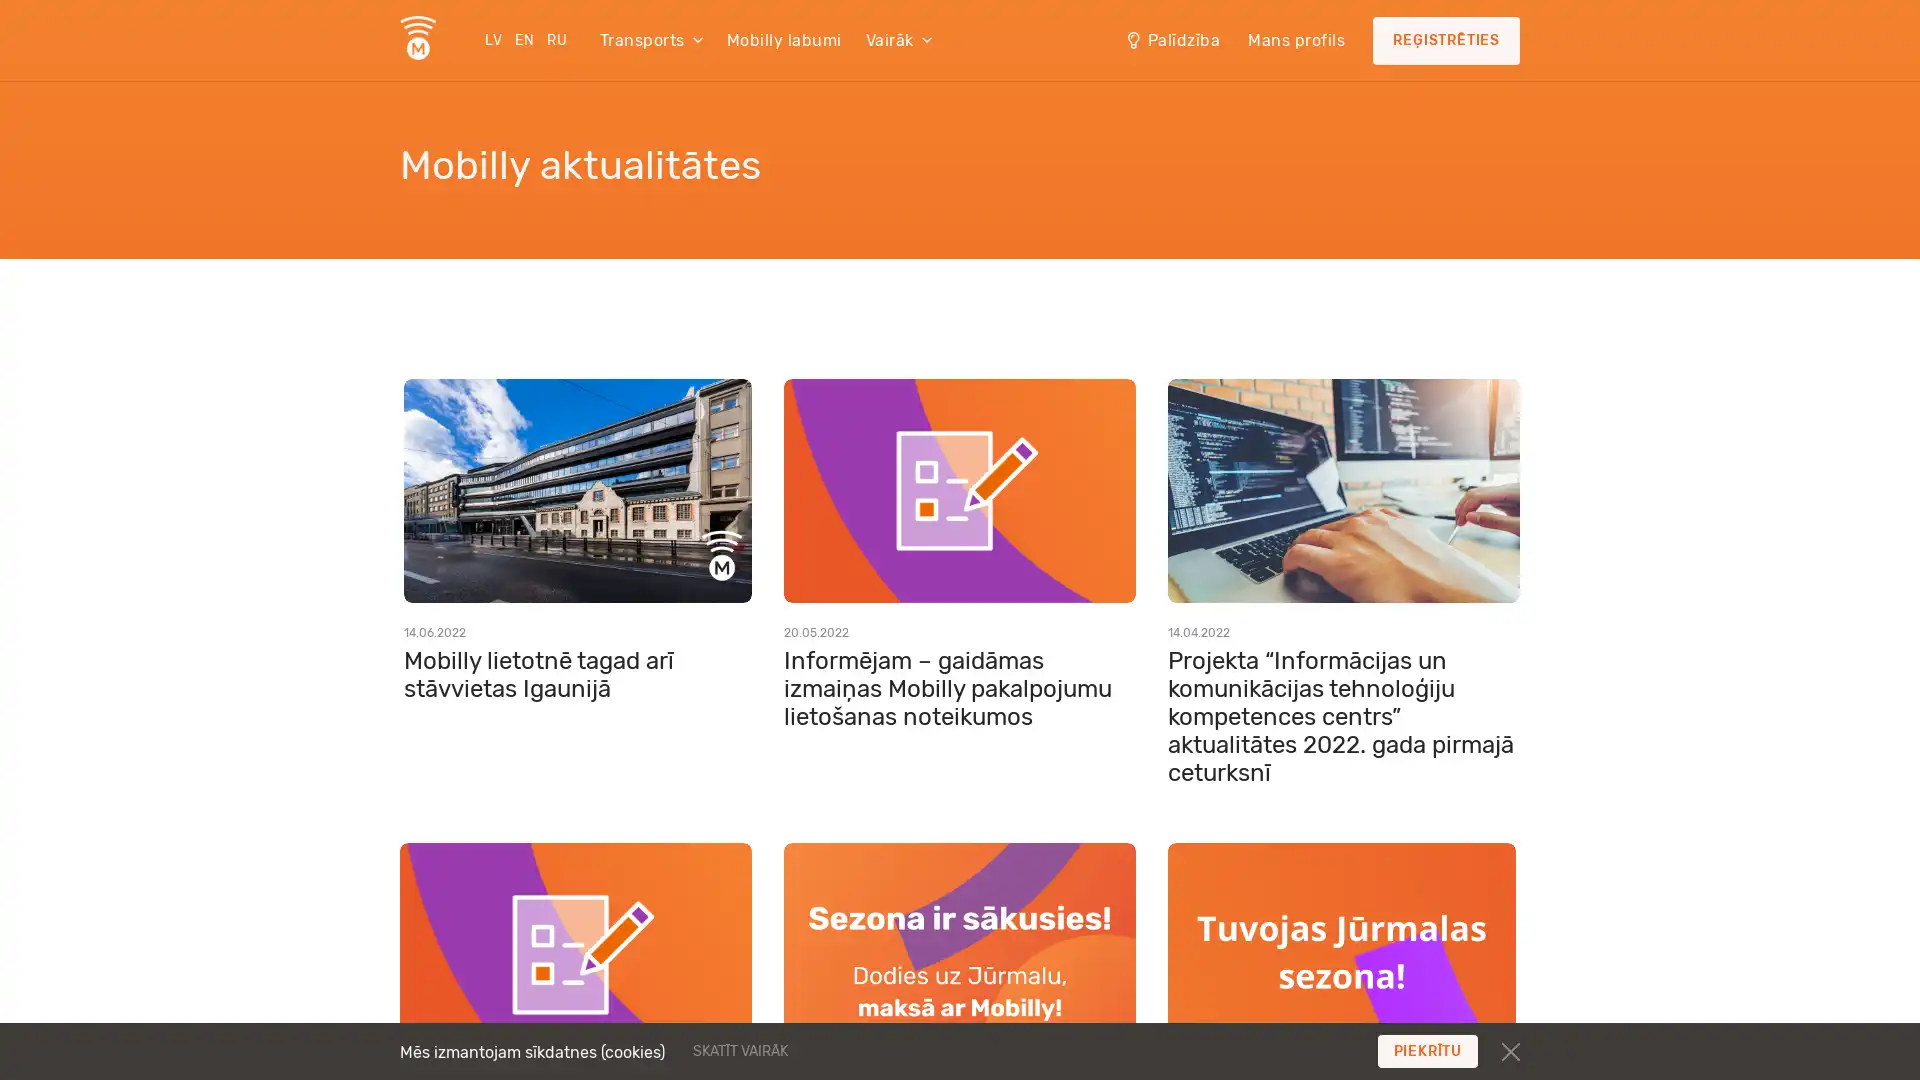 This screenshot has height=1080, width=1920. What do you see at coordinates (1446, 41) in the screenshot?
I see `REGISTRETIES` at bounding box center [1446, 41].